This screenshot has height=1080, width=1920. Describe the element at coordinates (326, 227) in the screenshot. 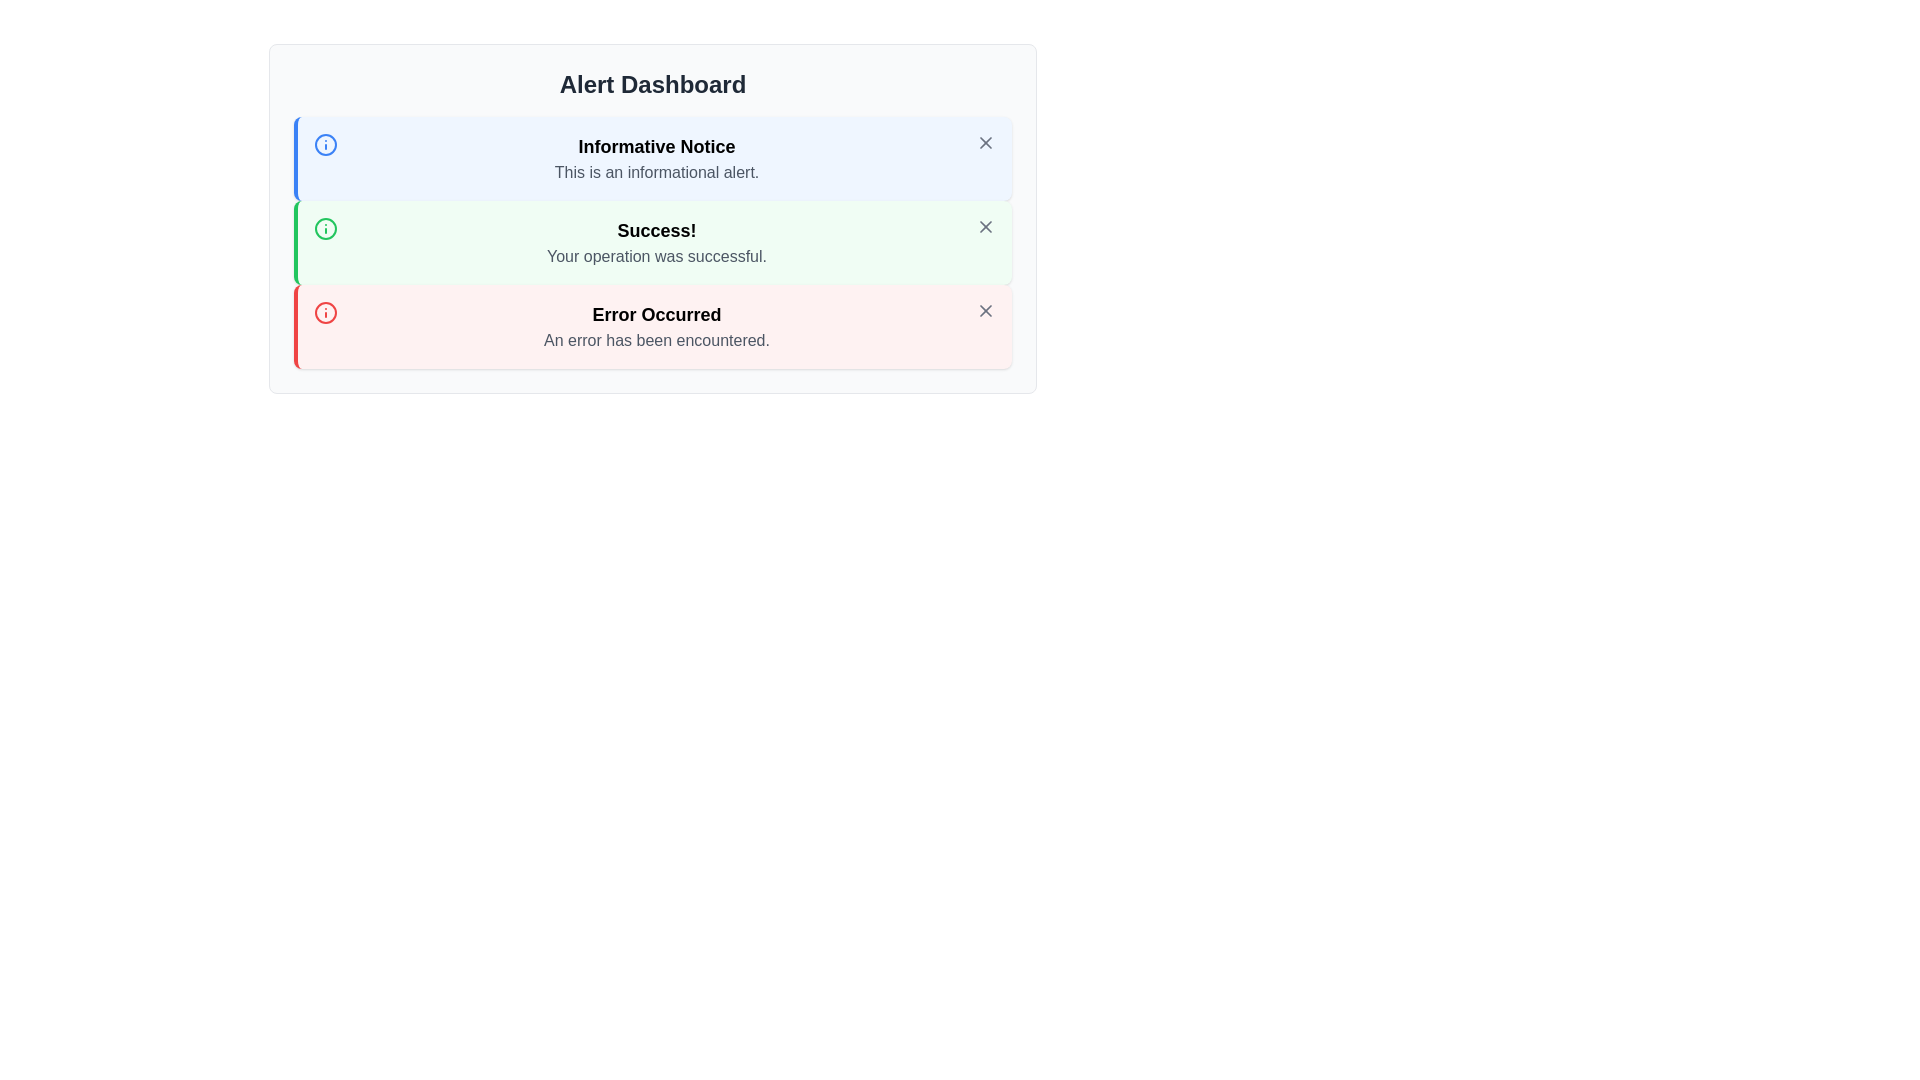

I see `the green circular border of the success notification icon, which is positioned to the left of the 'Success!' label` at that location.